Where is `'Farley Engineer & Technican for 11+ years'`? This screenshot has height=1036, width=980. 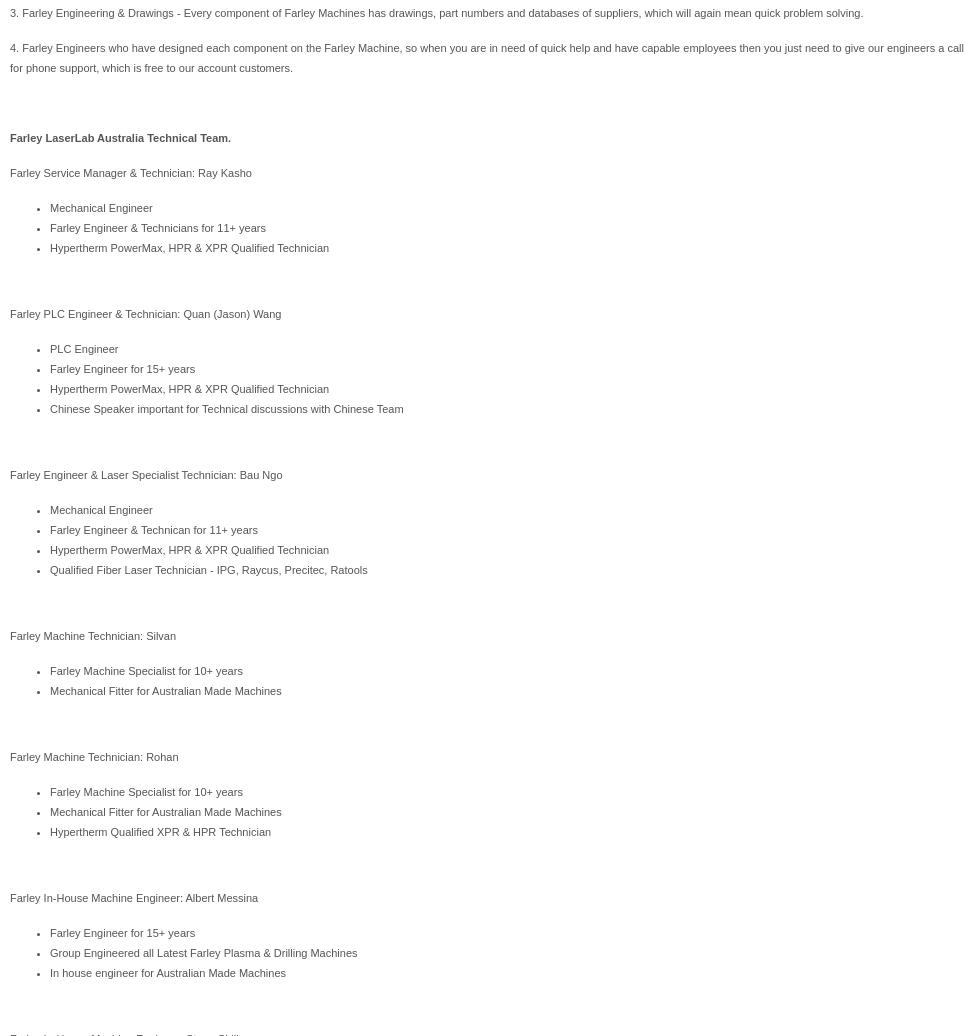 'Farley Engineer & Technican for 11+ years' is located at coordinates (153, 530).